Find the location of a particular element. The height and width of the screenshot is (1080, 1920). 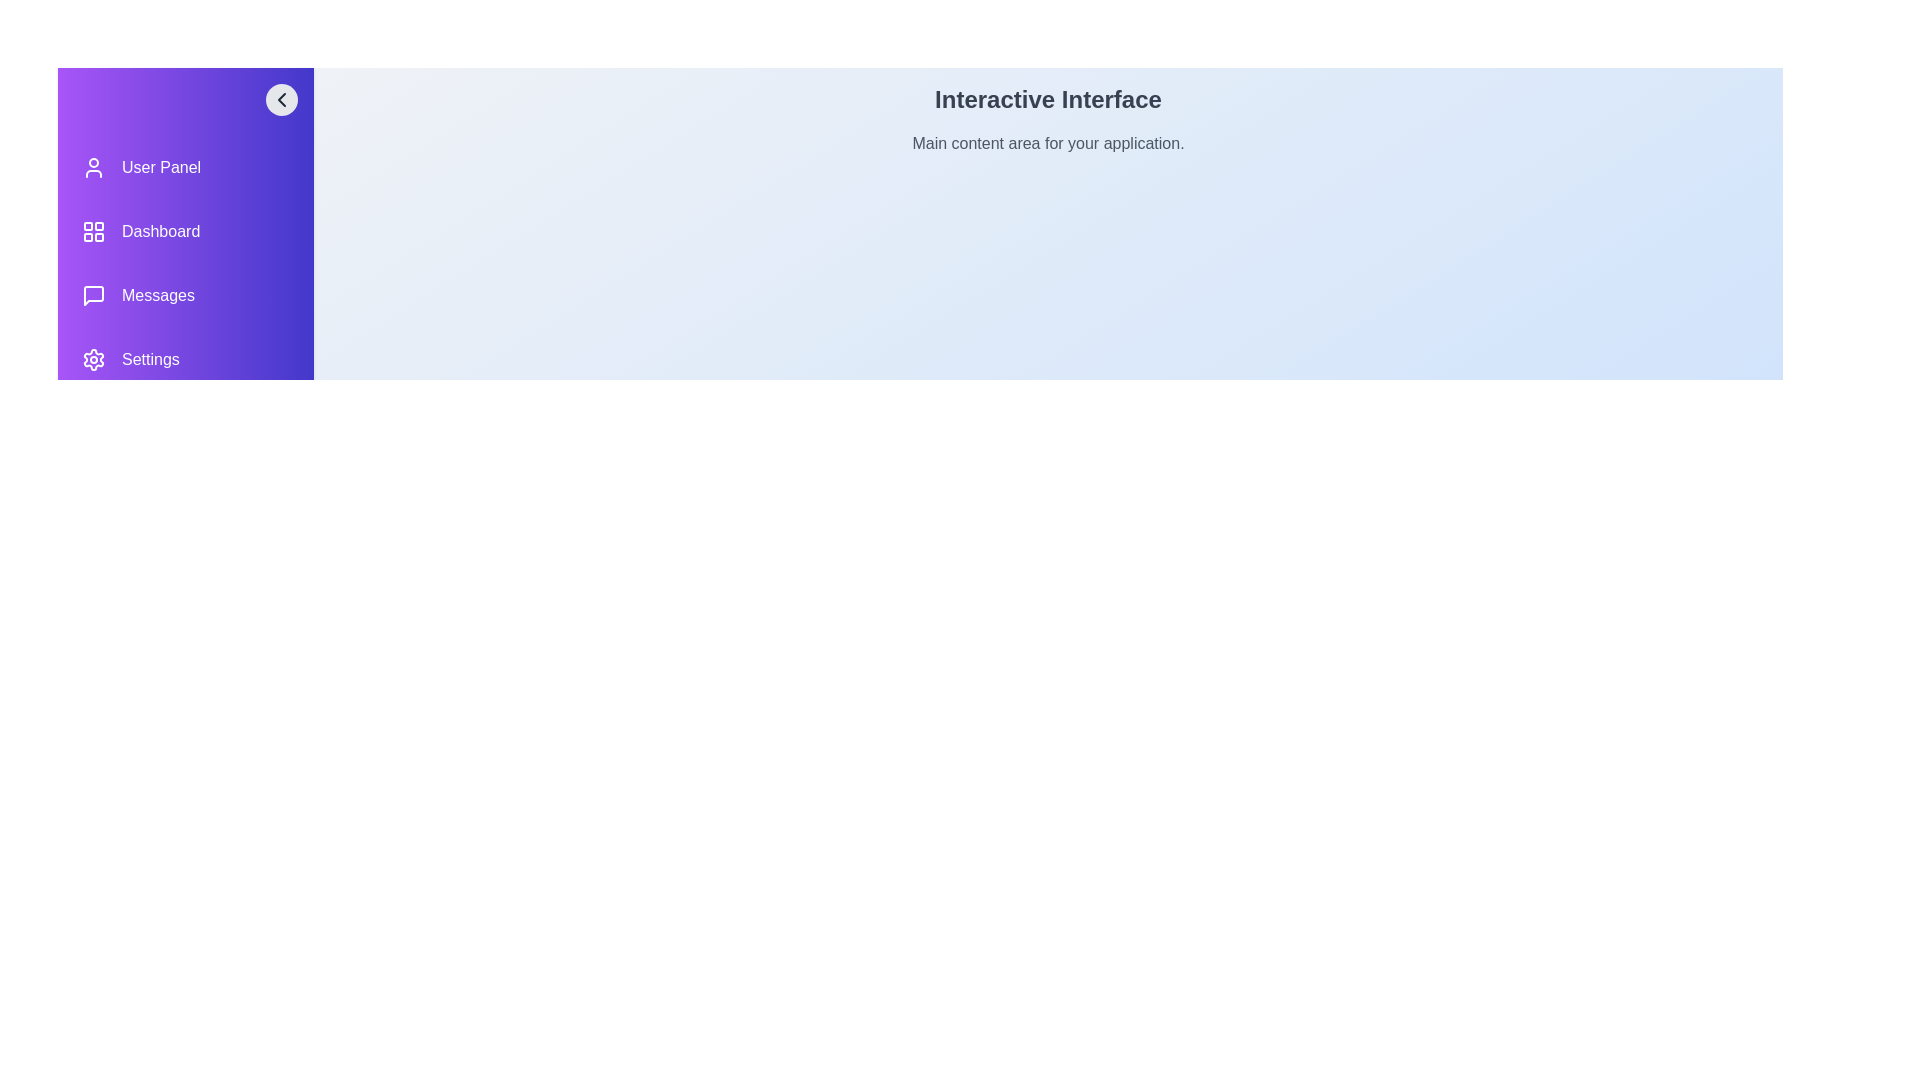

the menu item Settings to highlight it is located at coordinates (186, 358).